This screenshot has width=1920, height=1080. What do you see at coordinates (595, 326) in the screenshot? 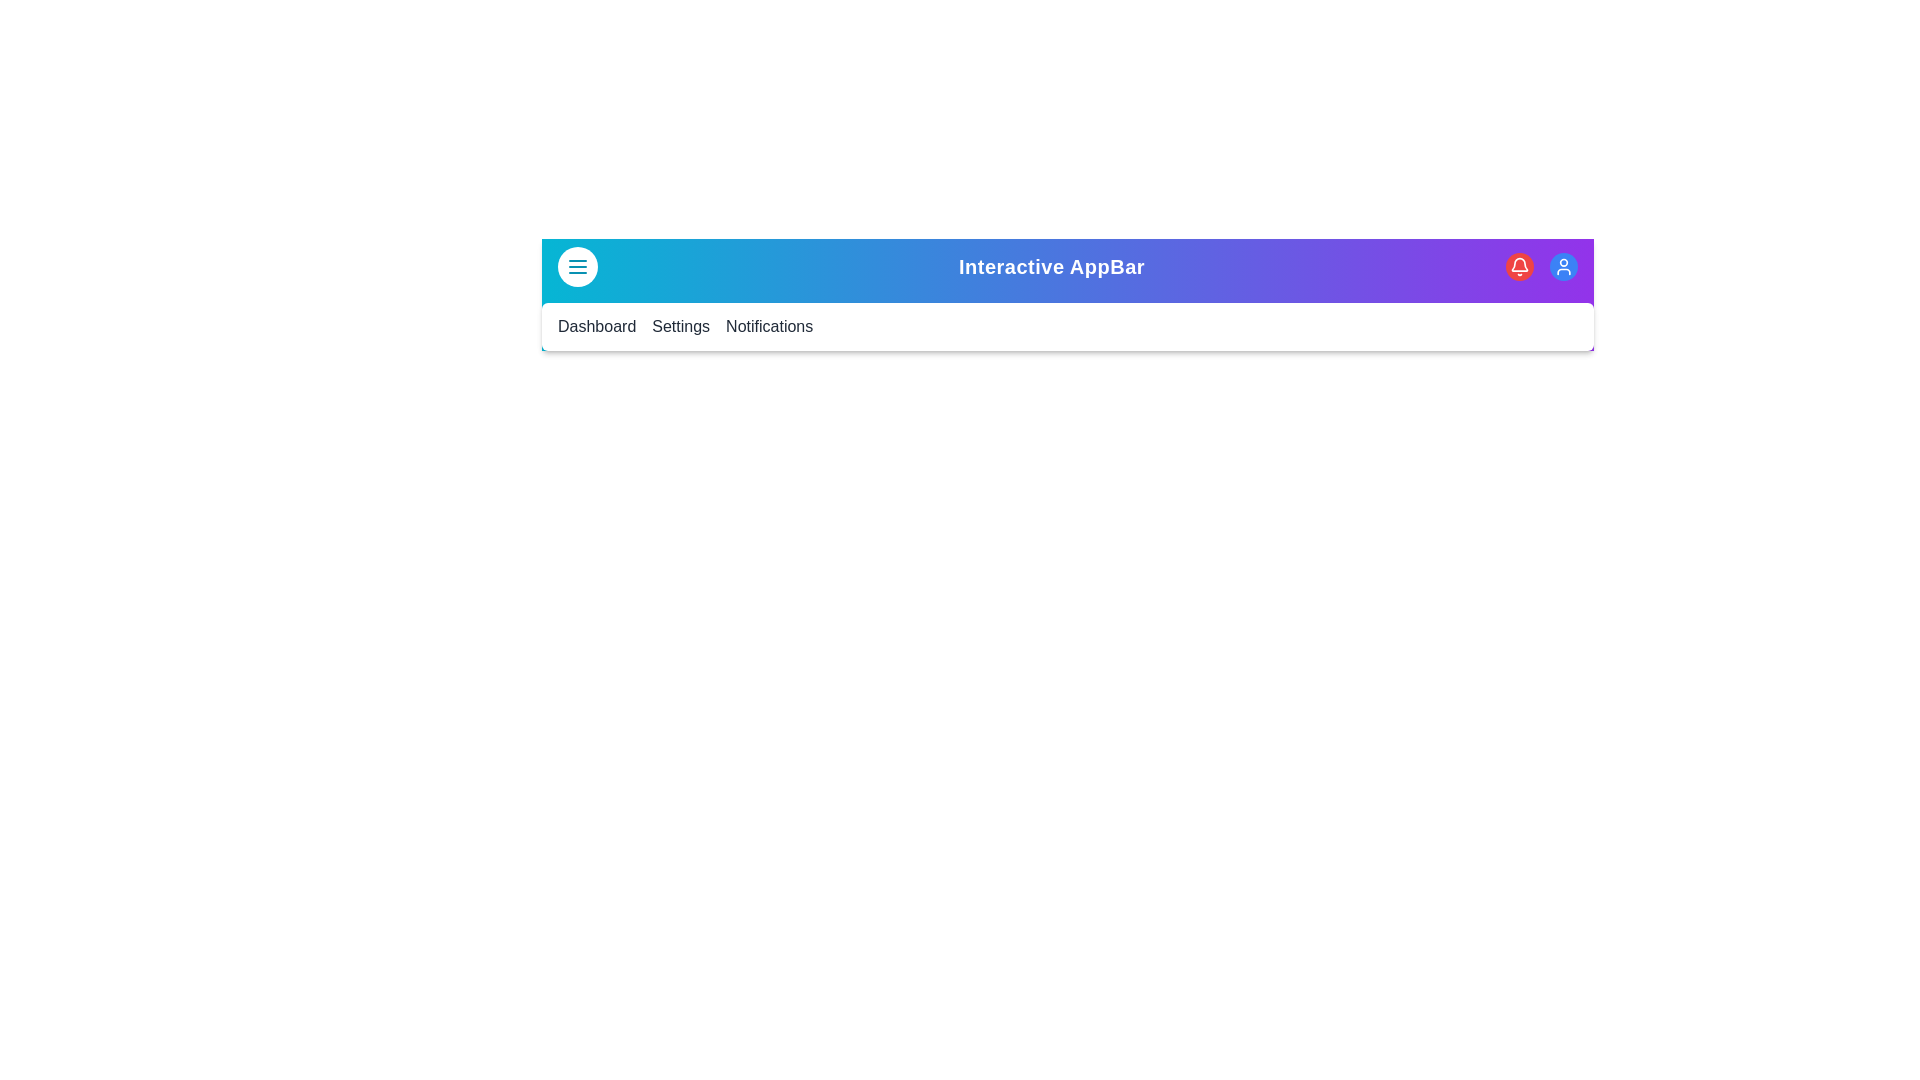
I see `the Dashboard button to navigate to the desired section` at bounding box center [595, 326].